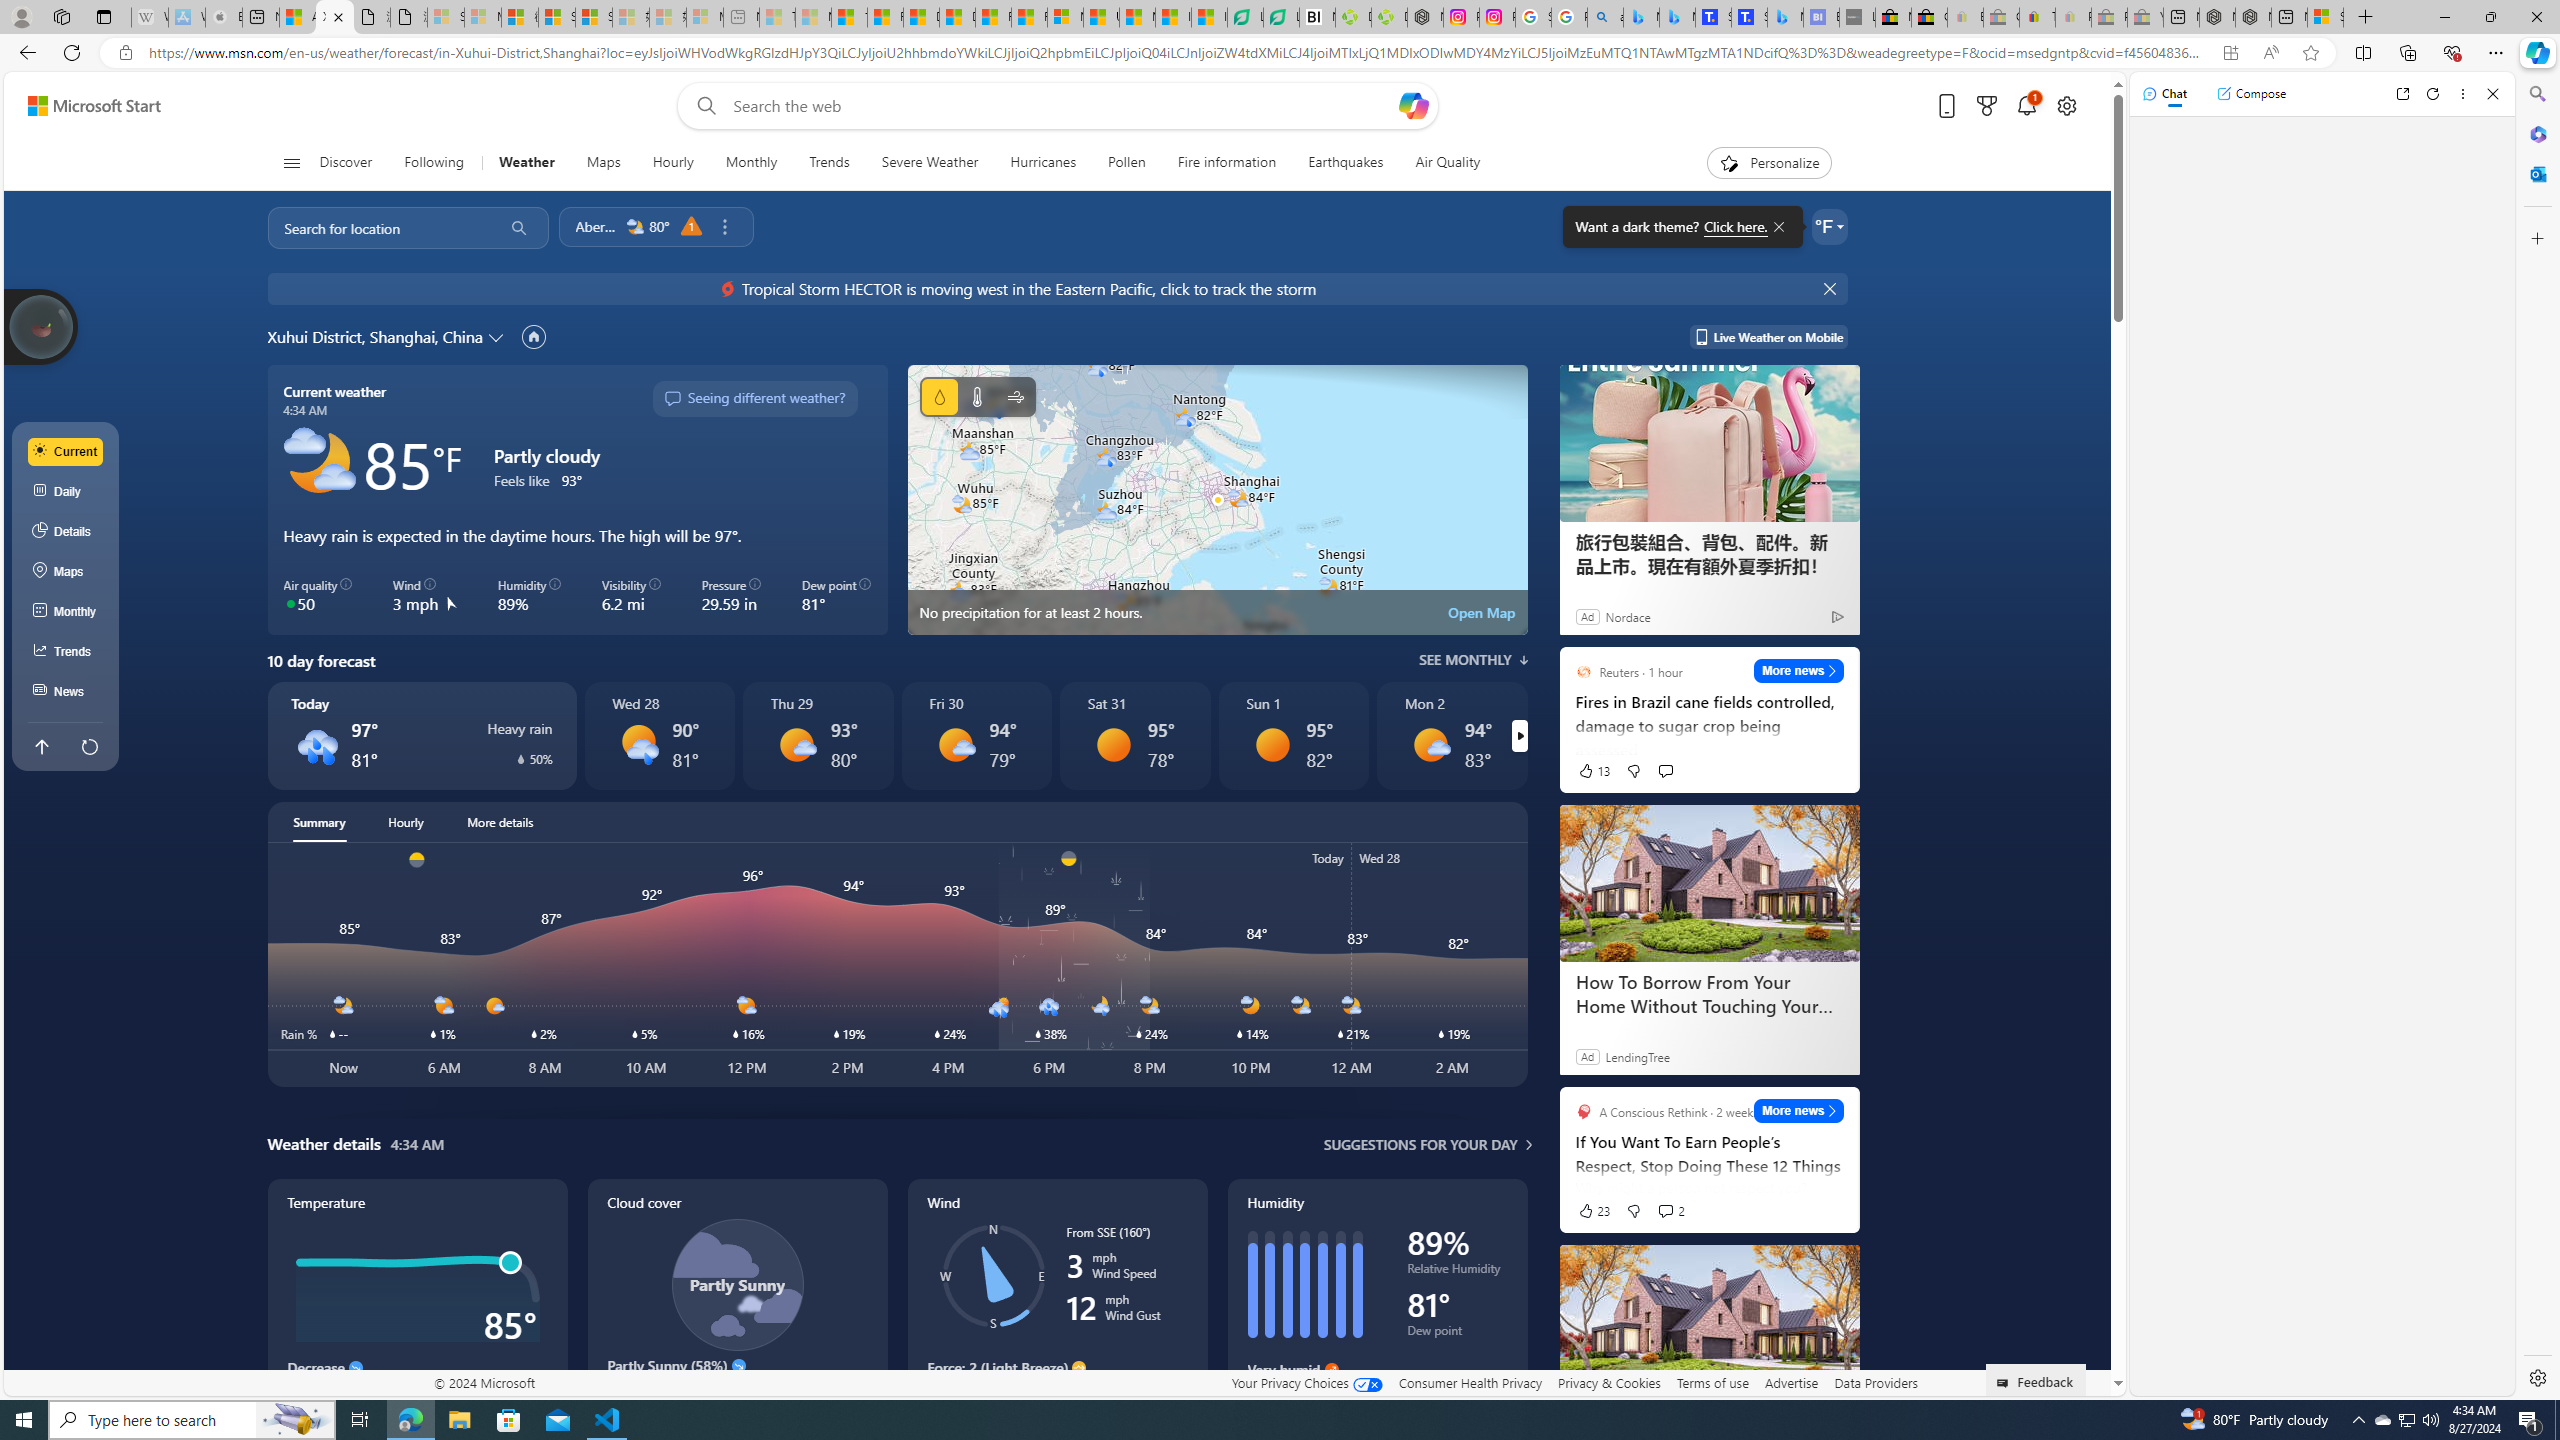  I want to click on 'Marine life - MSN - Sleeping', so click(811, 16).